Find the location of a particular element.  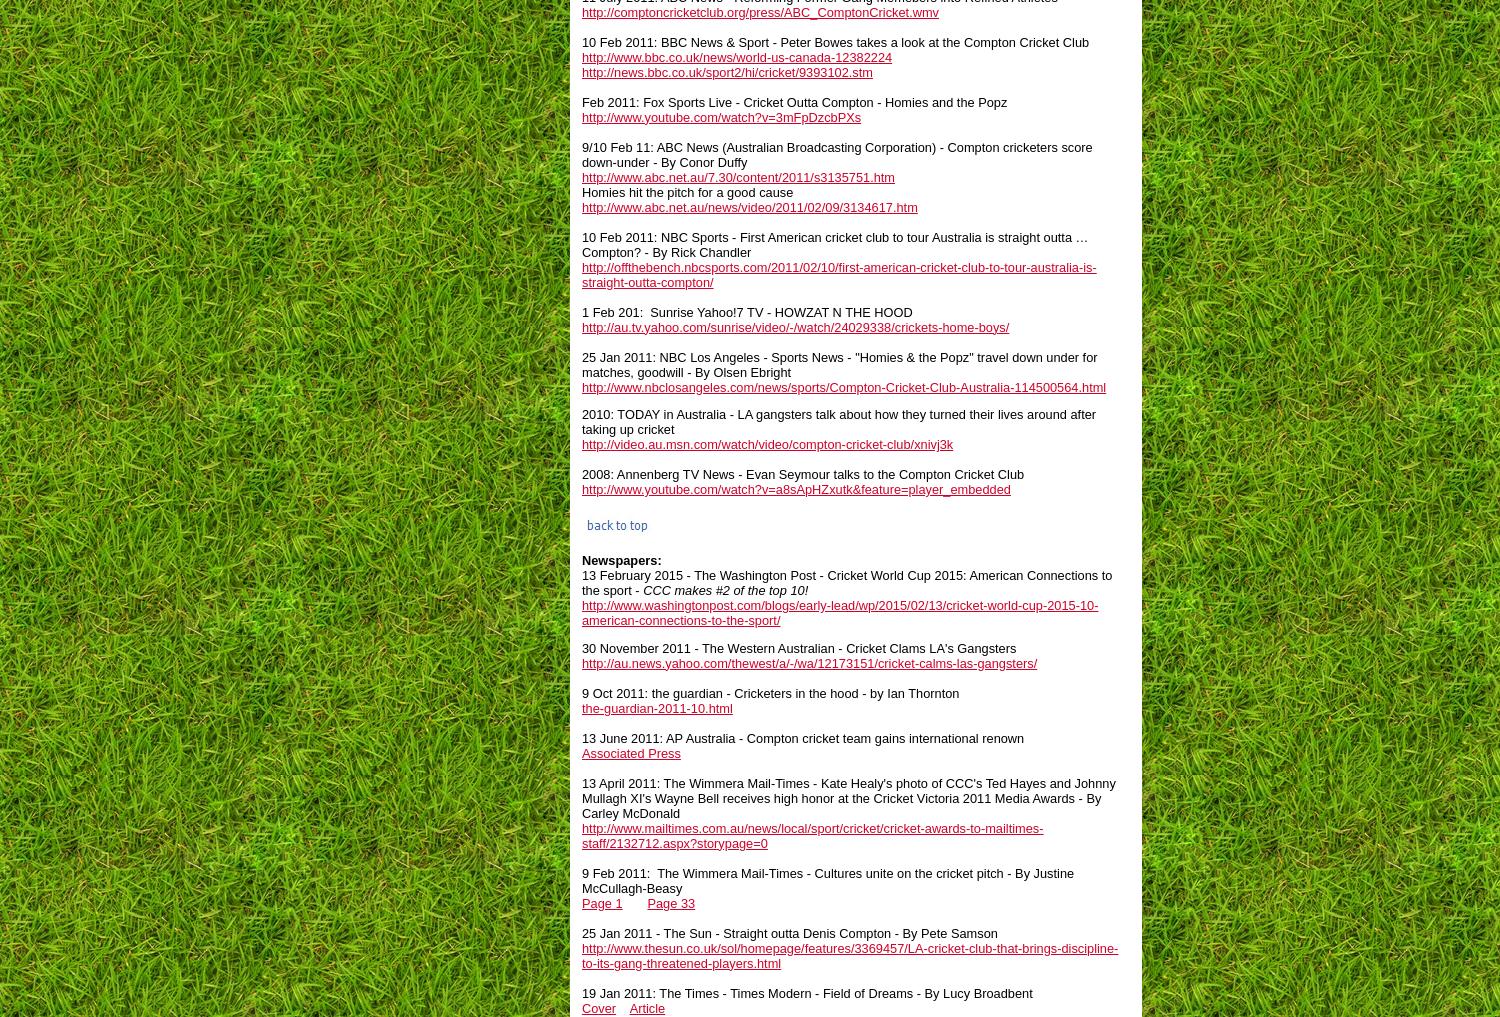

'http://www.abc.net.au/news/video/2011/02/09/3134617.htm' is located at coordinates (581, 206).